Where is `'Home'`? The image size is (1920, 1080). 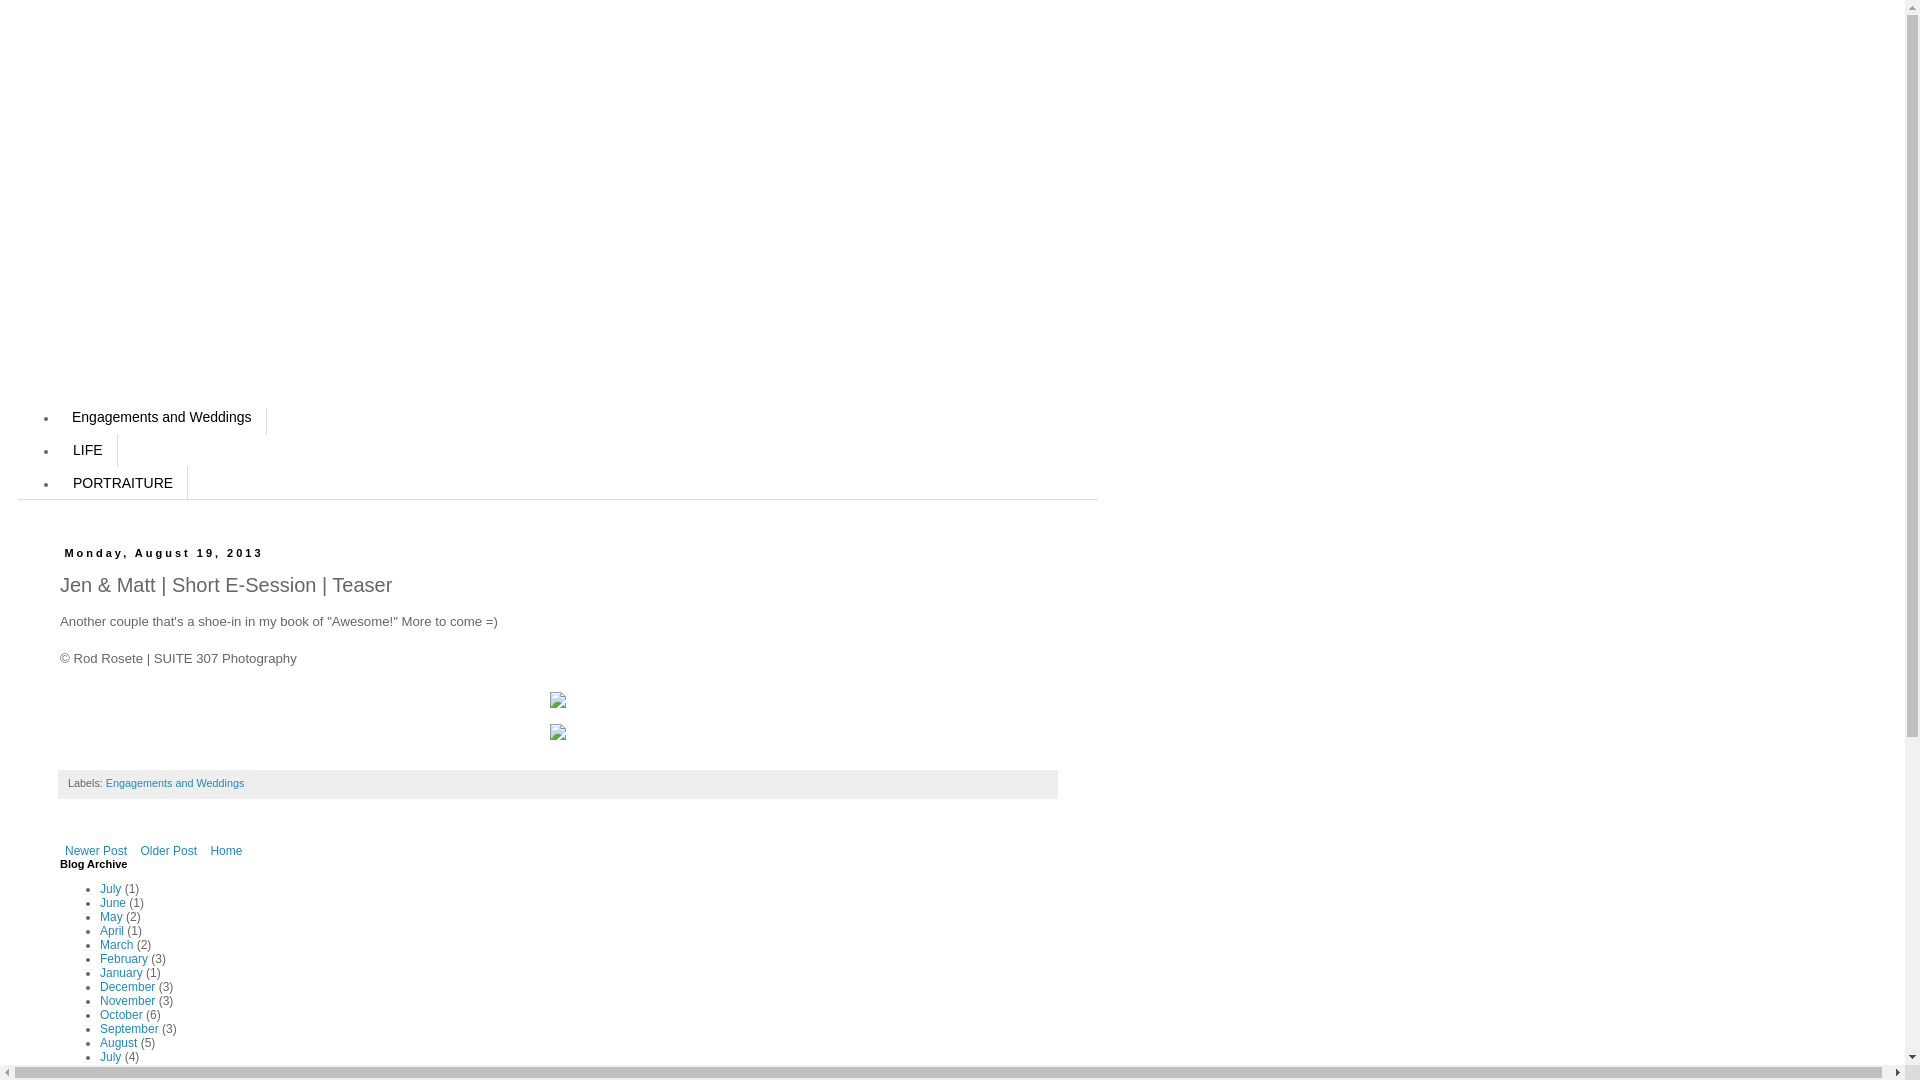 'Home' is located at coordinates (90, 217).